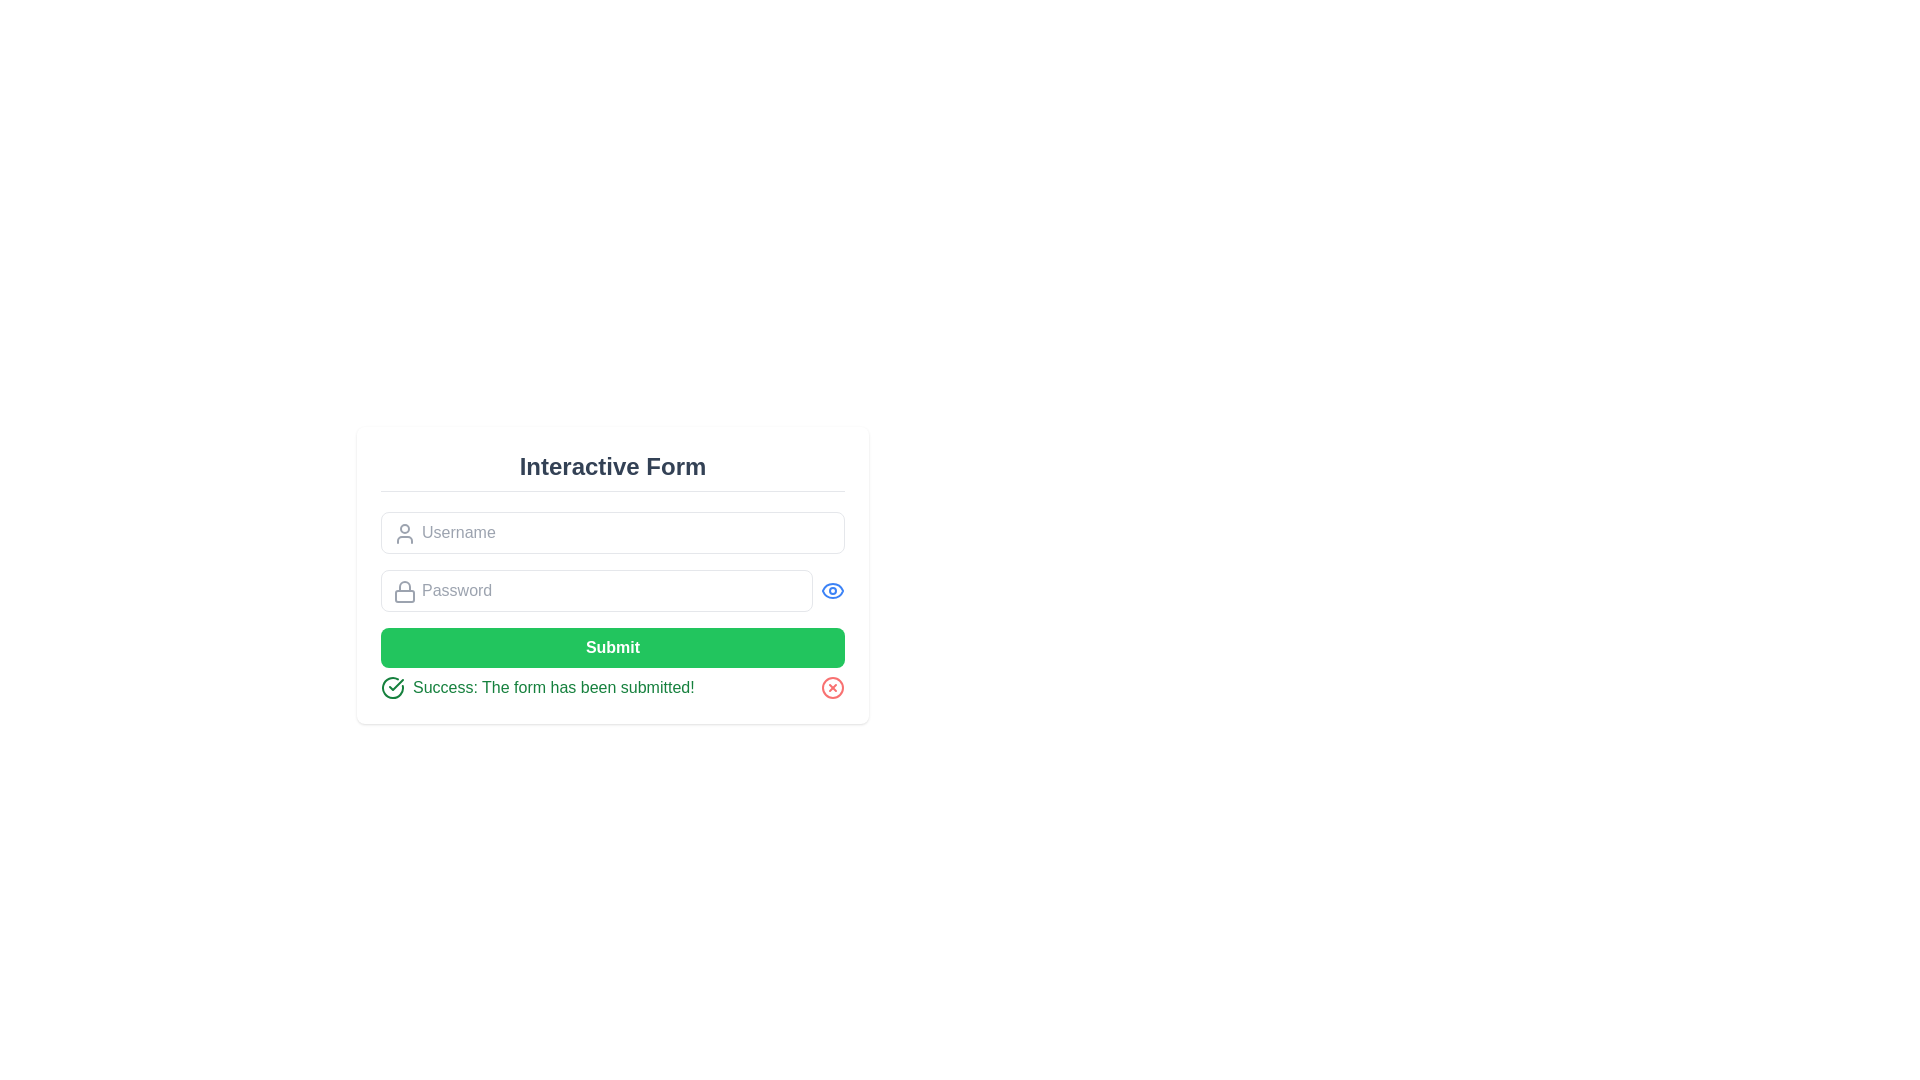 The height and width of the screenshot is (1080, 1920). Describe the element at coordinates (612, 471) in the screenshot. I see `the 'Interactive Form' header, which is displayed in bold, large font and centered above the form fields` at that location.